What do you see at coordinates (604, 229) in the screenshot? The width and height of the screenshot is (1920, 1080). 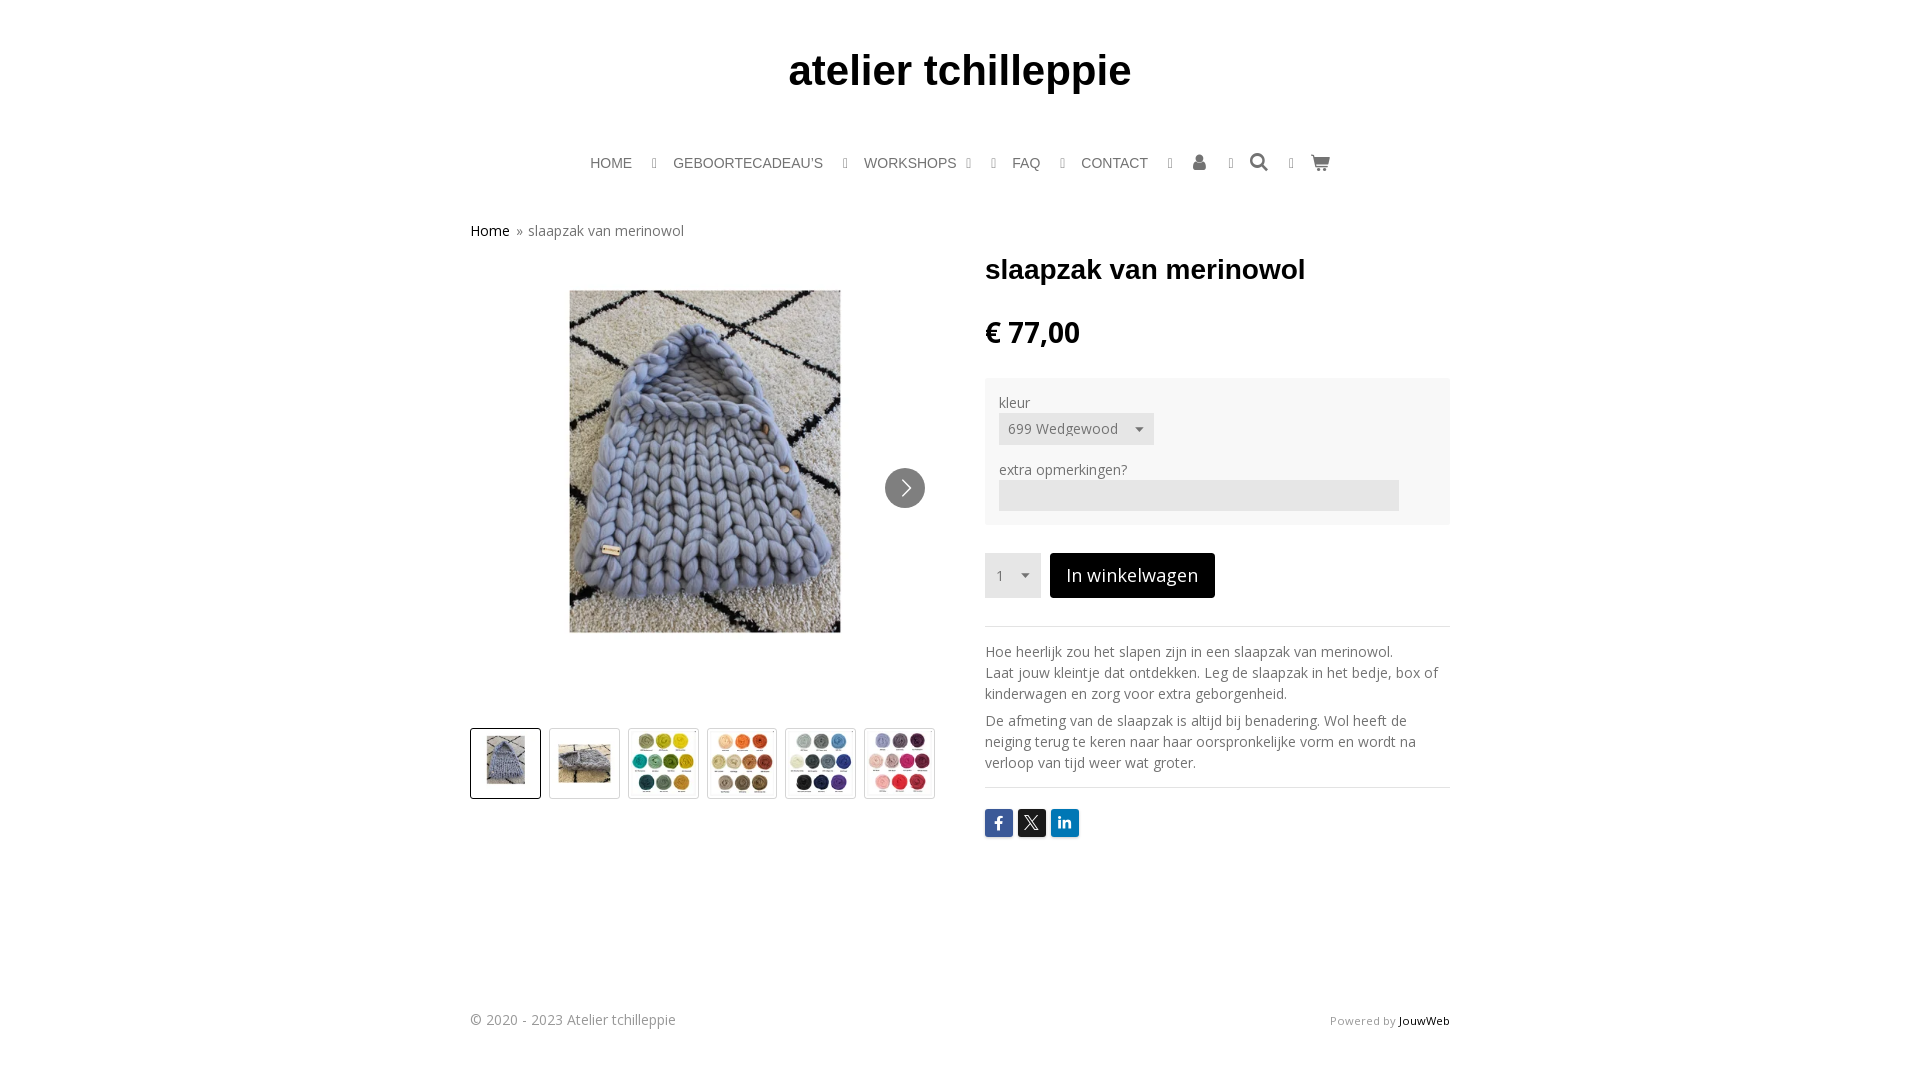 I see `'slaapzak van merinowol'` at bounding box center [604, 229].